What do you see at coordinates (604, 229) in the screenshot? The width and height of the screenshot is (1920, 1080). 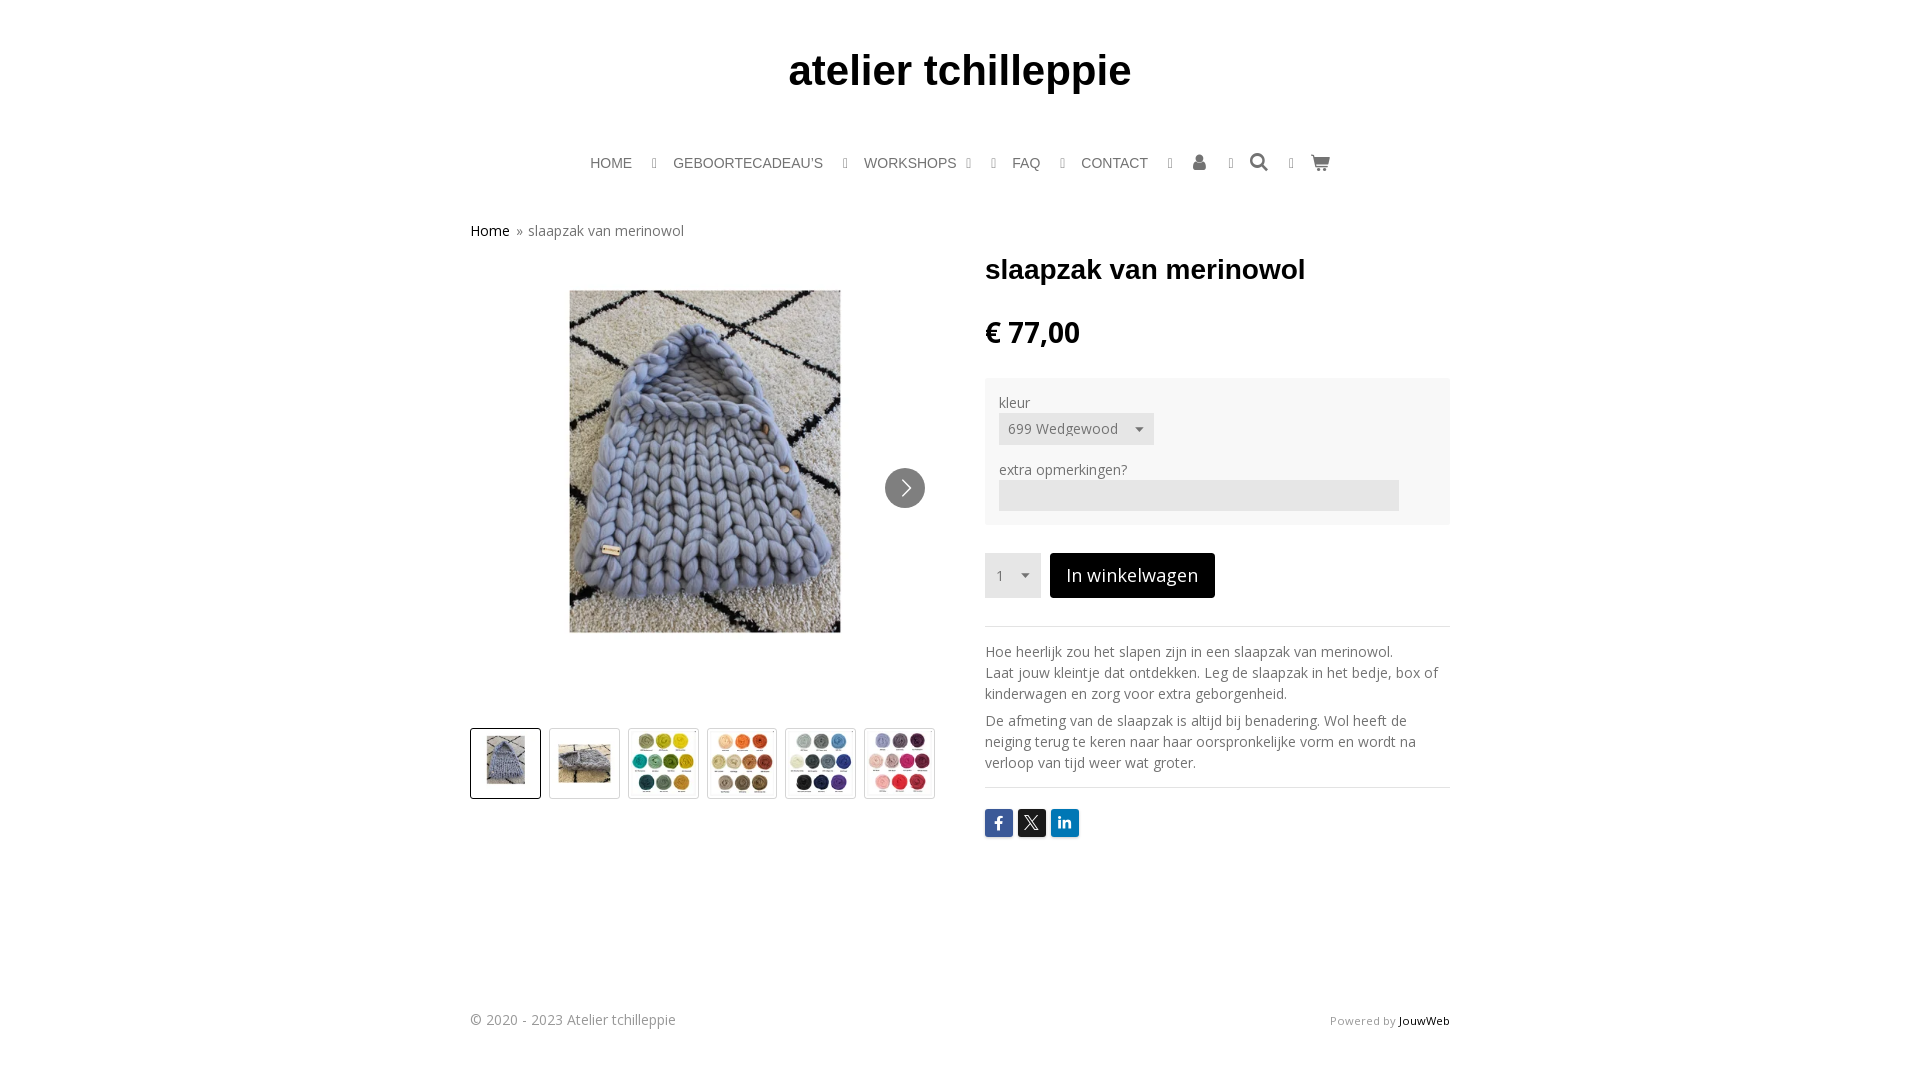 I see `'slaapzak van merinowol'` at bounding box center [604, 229].